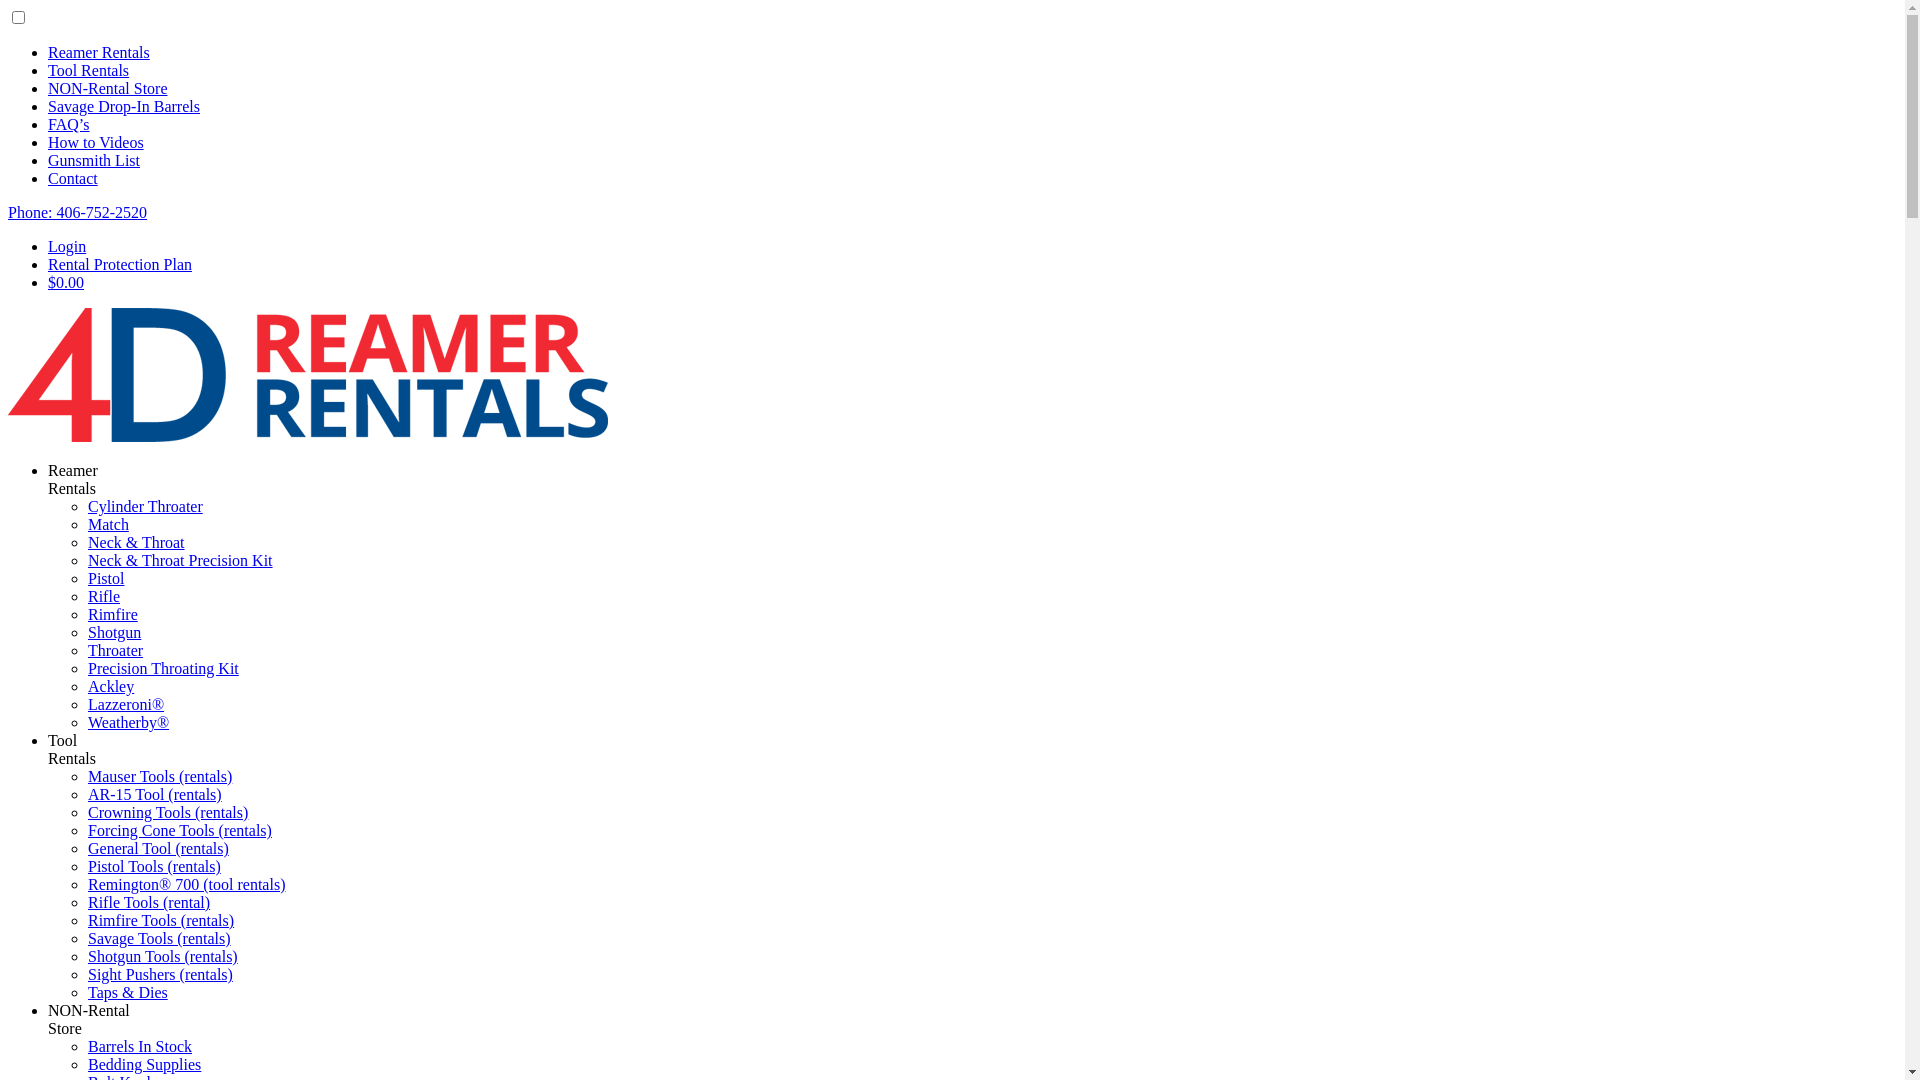 The image size is (1920, 1080). Describe the element at coordinates (72, 177) in the screenshot. I see `'Contact'` at that location.